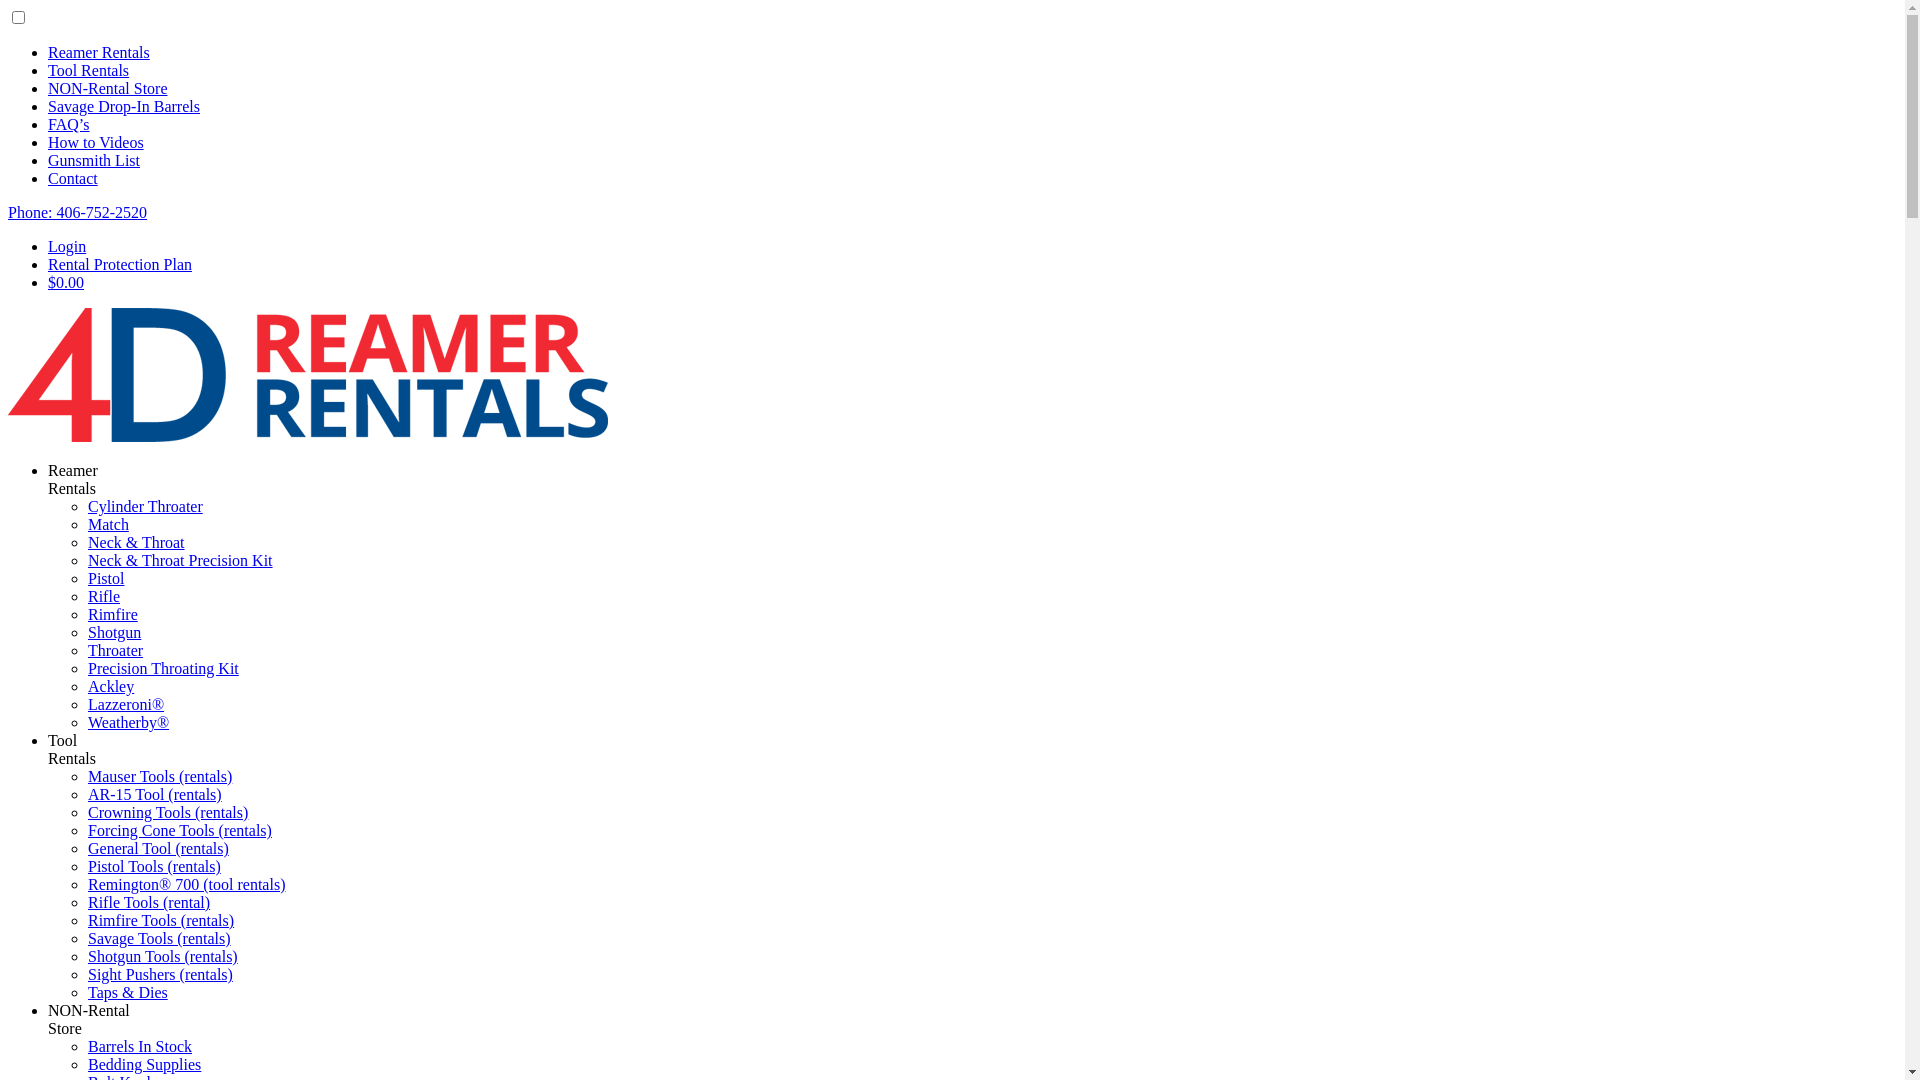 The image size is (1920, 1080). Describe the element at coordinates (72, 177) in the screenshot. I see `'Contact'` at that location.